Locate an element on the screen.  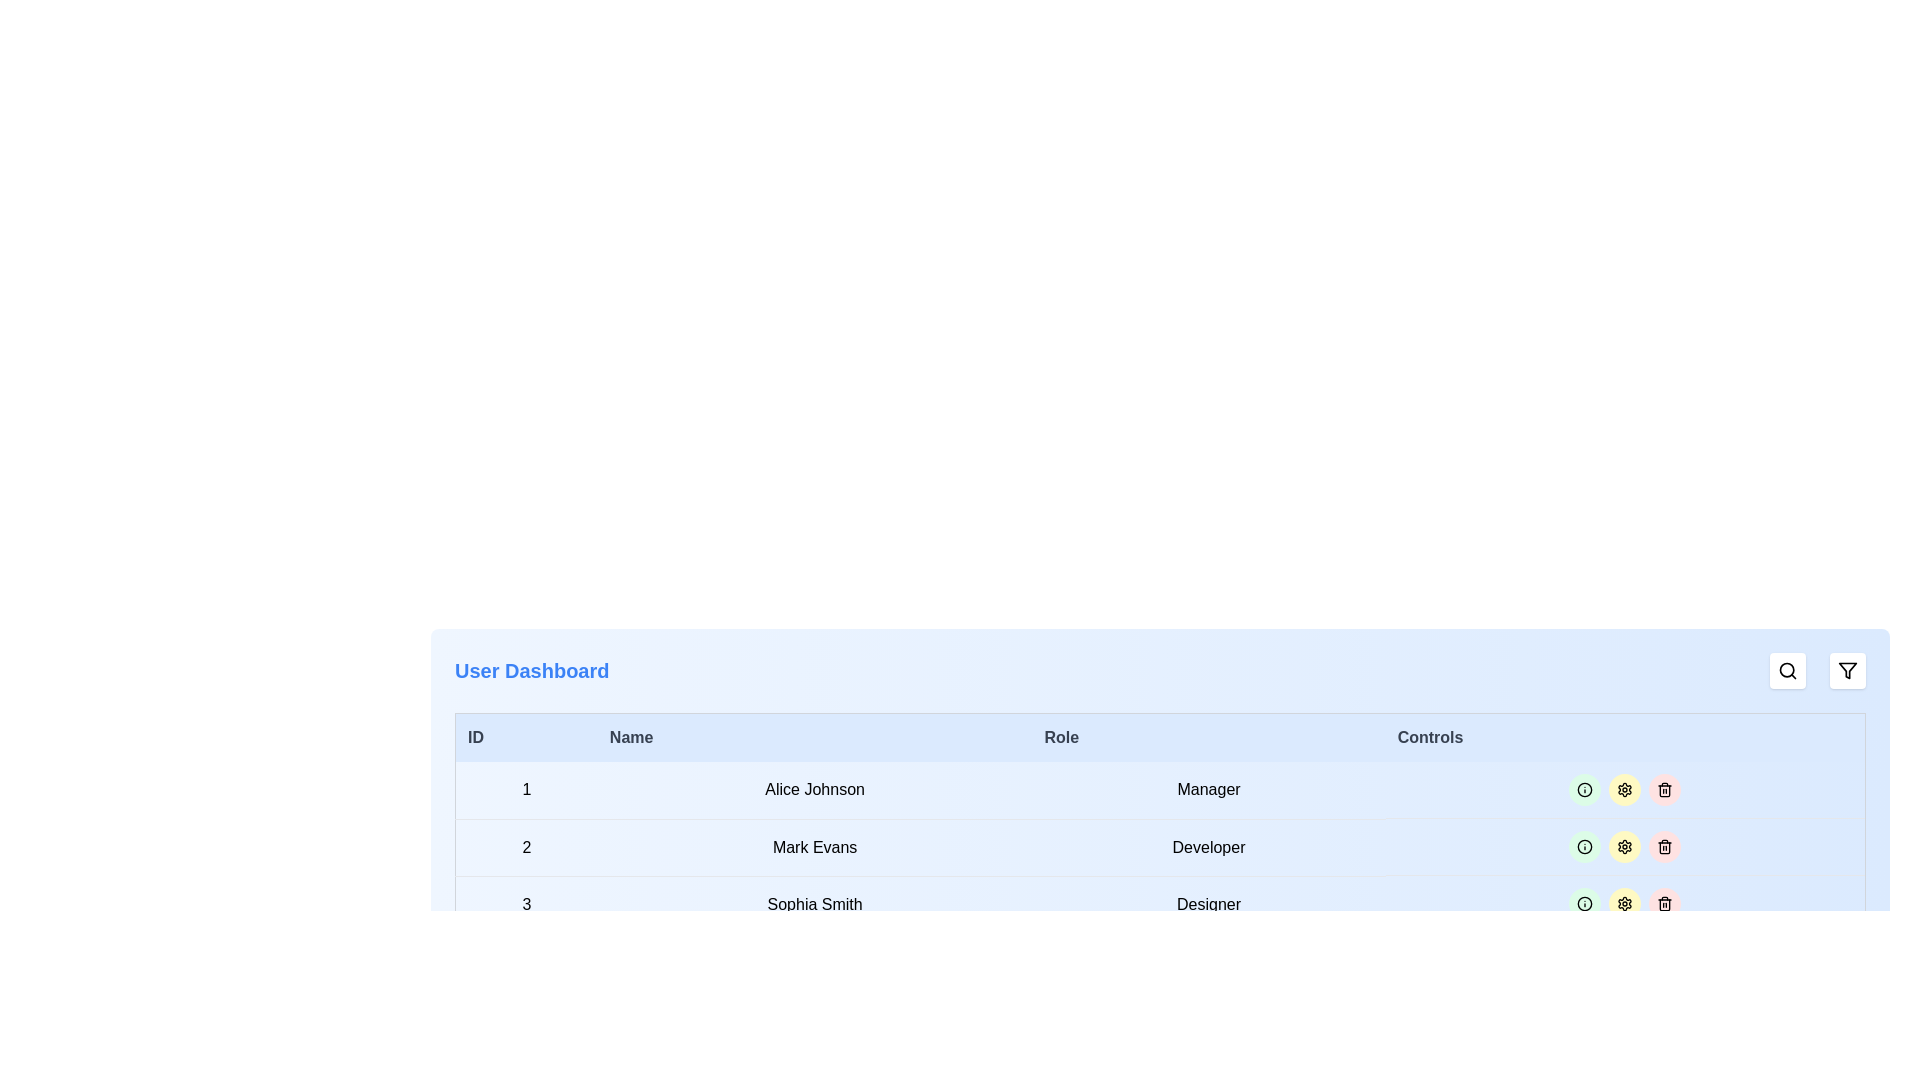
the 'Manager' text cell in the third column of the first row of the table, which displays the job title associated with the entry is located at coordinates (1208, 789).